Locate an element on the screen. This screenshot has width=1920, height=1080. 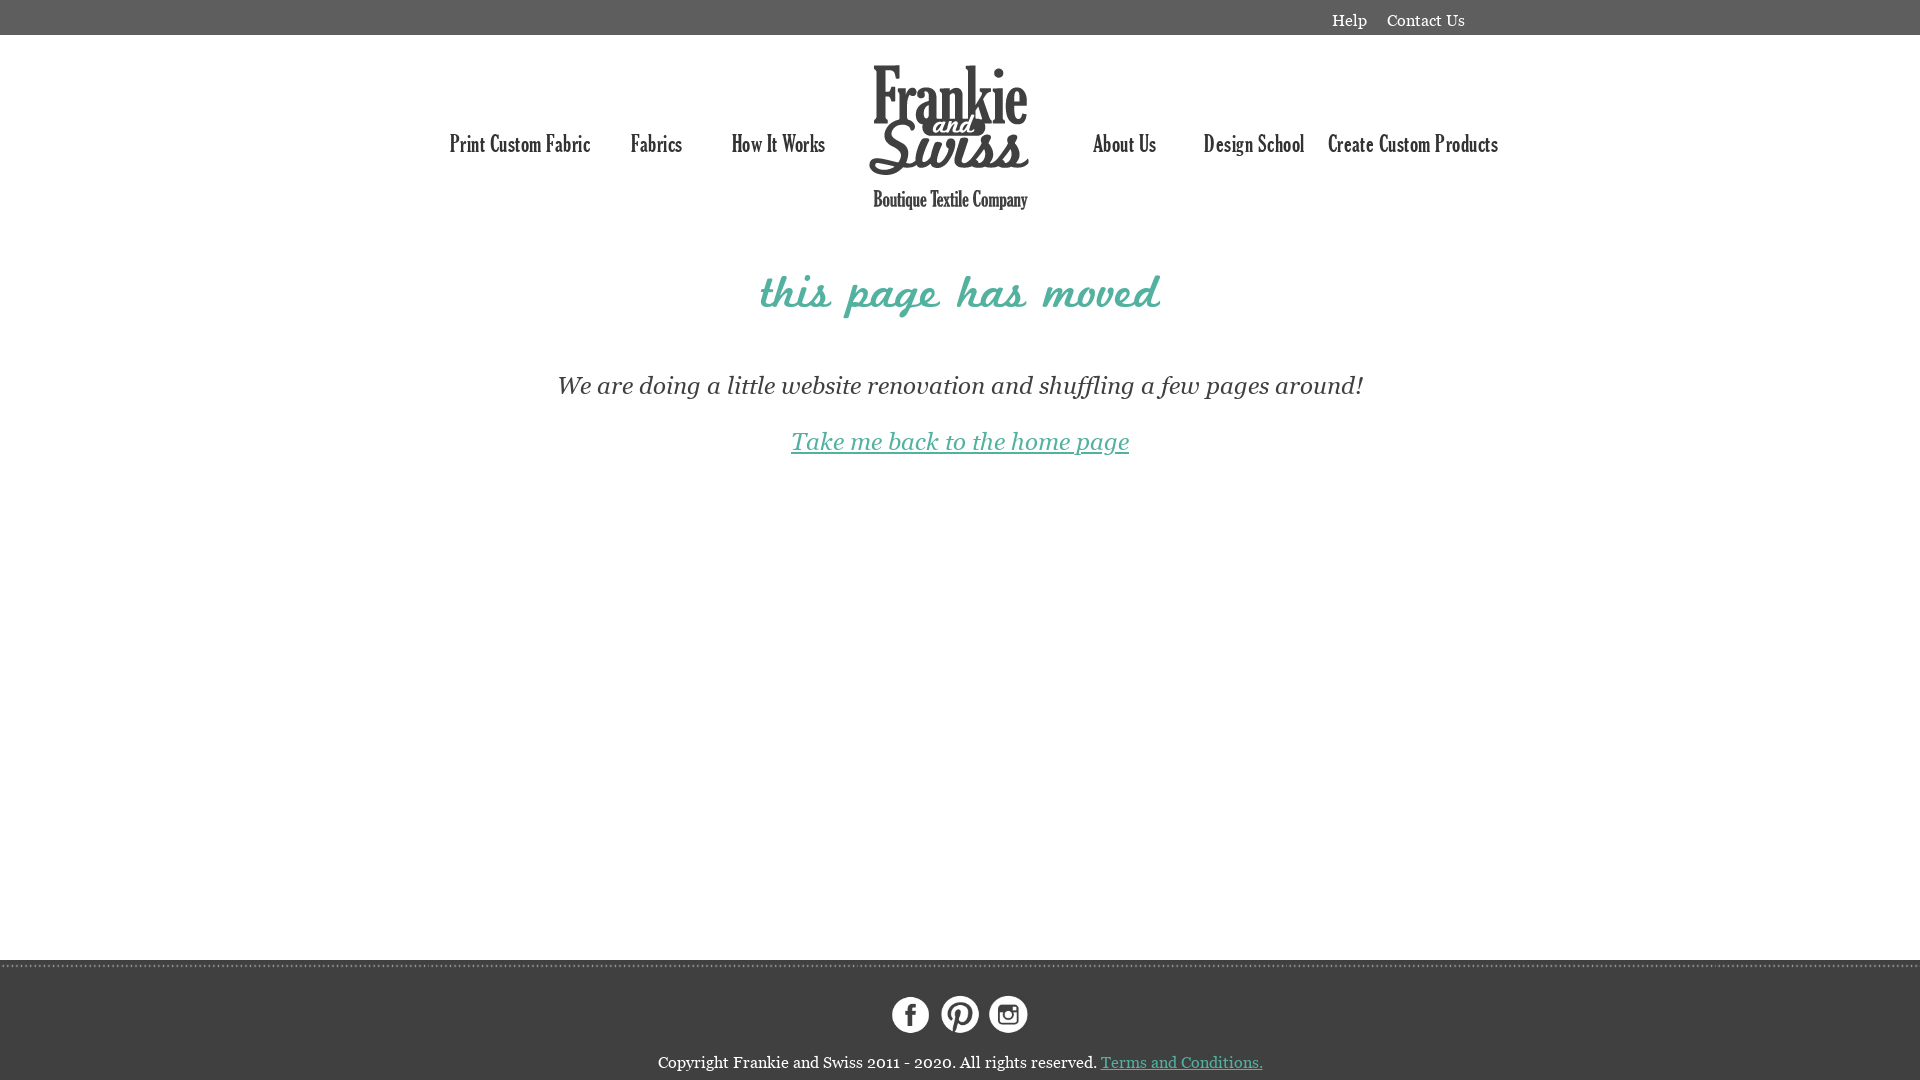
'Design School' is located at coordinates (1252, 142).